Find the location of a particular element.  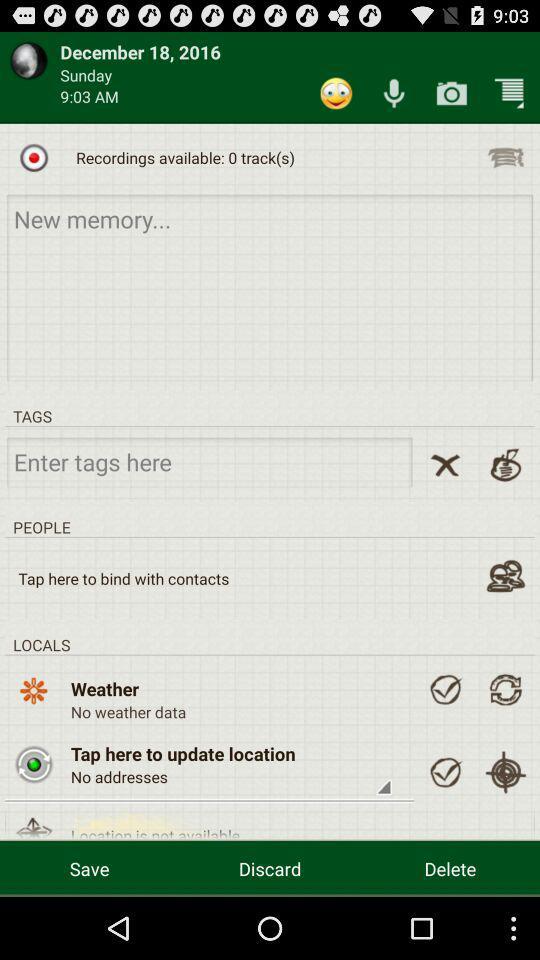

voice recording is located at coordinates (394, 93).